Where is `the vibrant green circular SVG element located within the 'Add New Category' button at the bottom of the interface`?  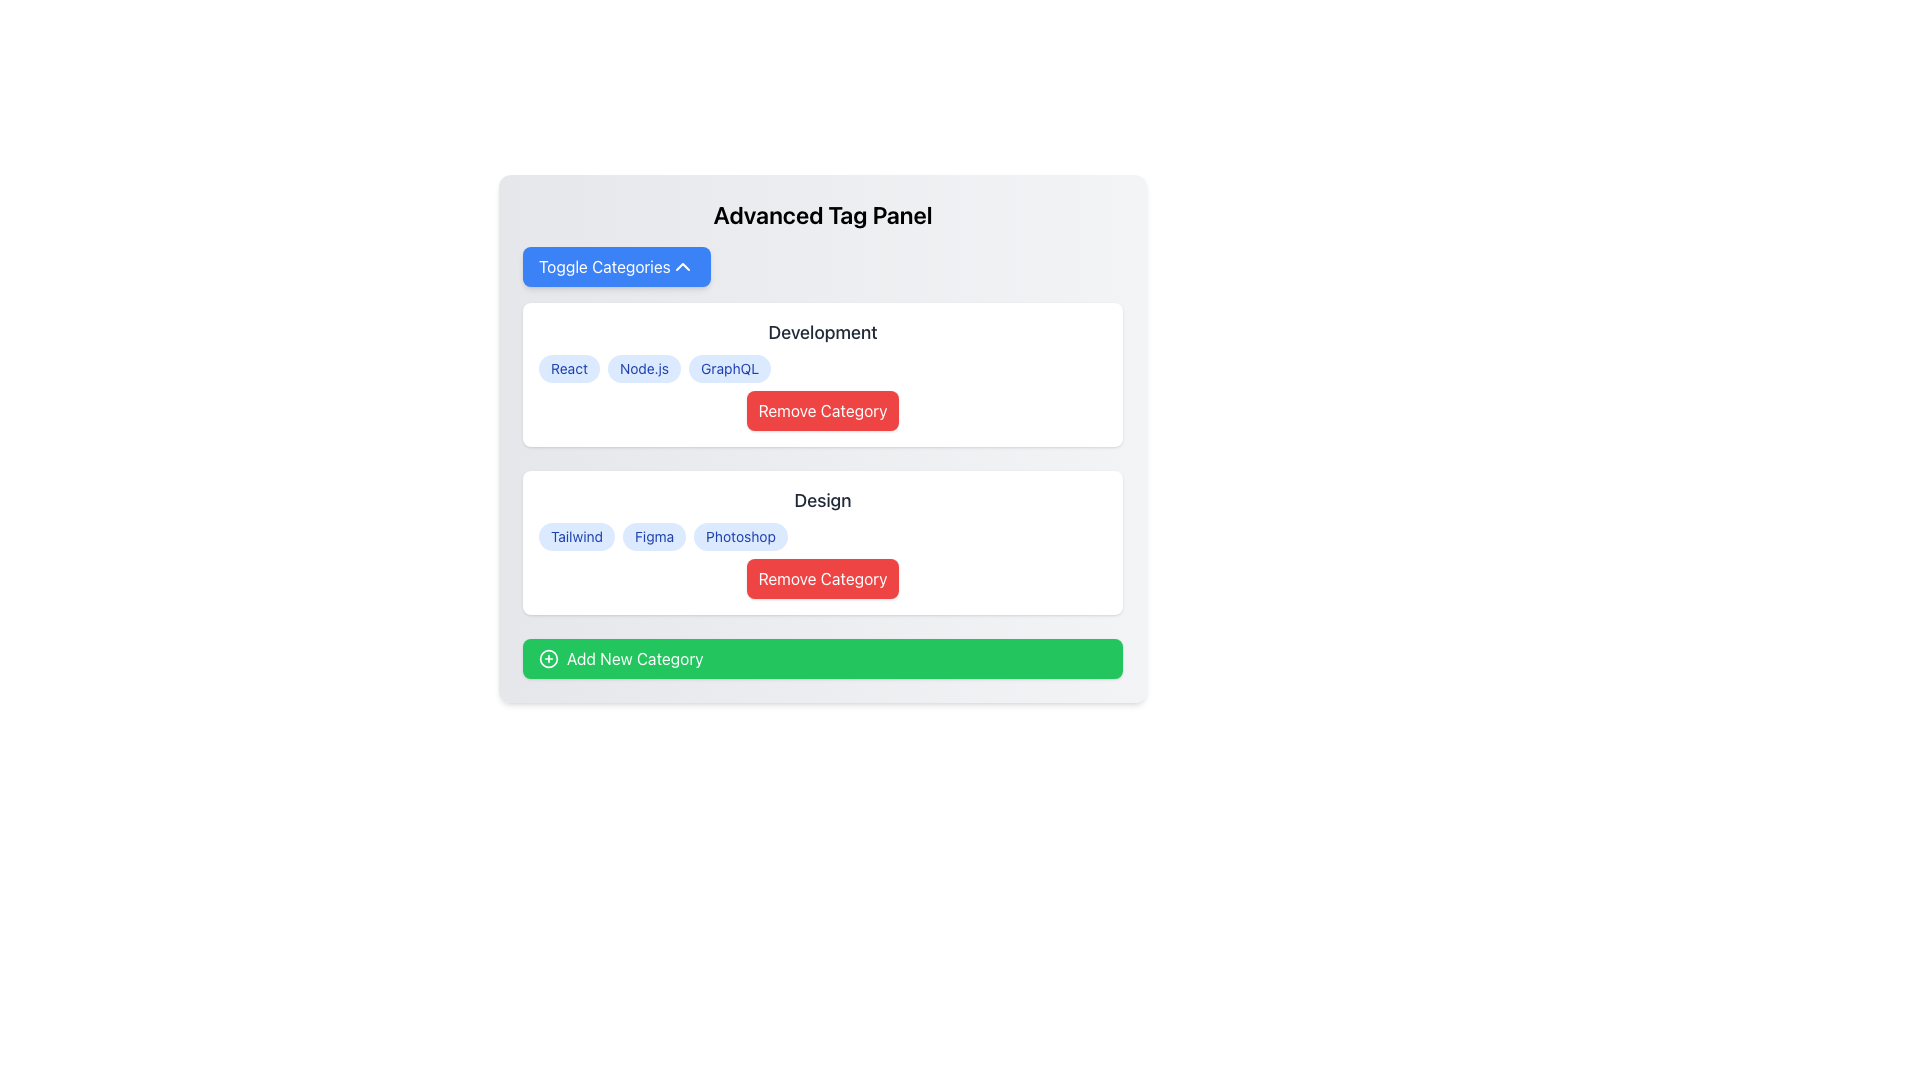 the vibrant green circular SVG element located within the 'Add New Category' button at the bottom of the interface is located at coordinates (548, 659).